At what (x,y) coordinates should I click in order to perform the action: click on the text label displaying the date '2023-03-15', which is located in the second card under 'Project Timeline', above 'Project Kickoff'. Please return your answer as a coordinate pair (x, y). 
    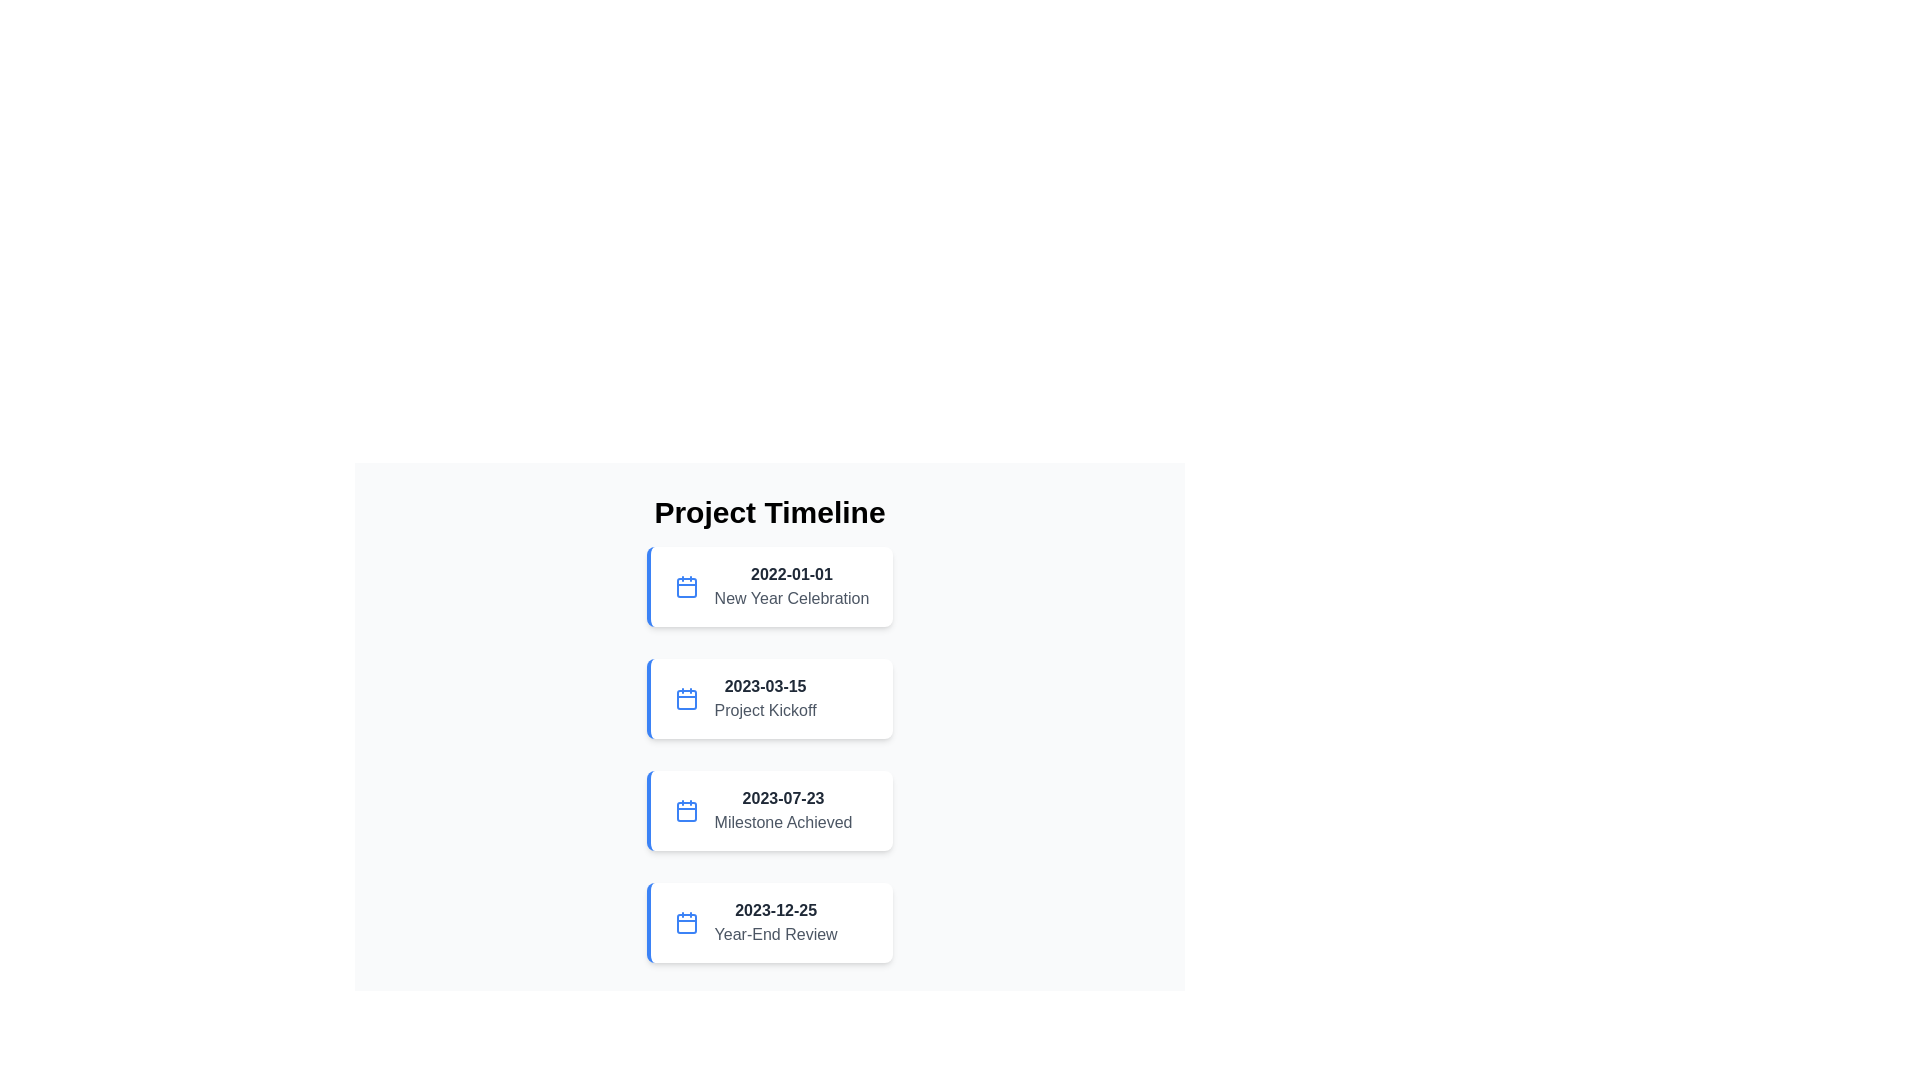
    Looking at the image, I should click on (764, 685).